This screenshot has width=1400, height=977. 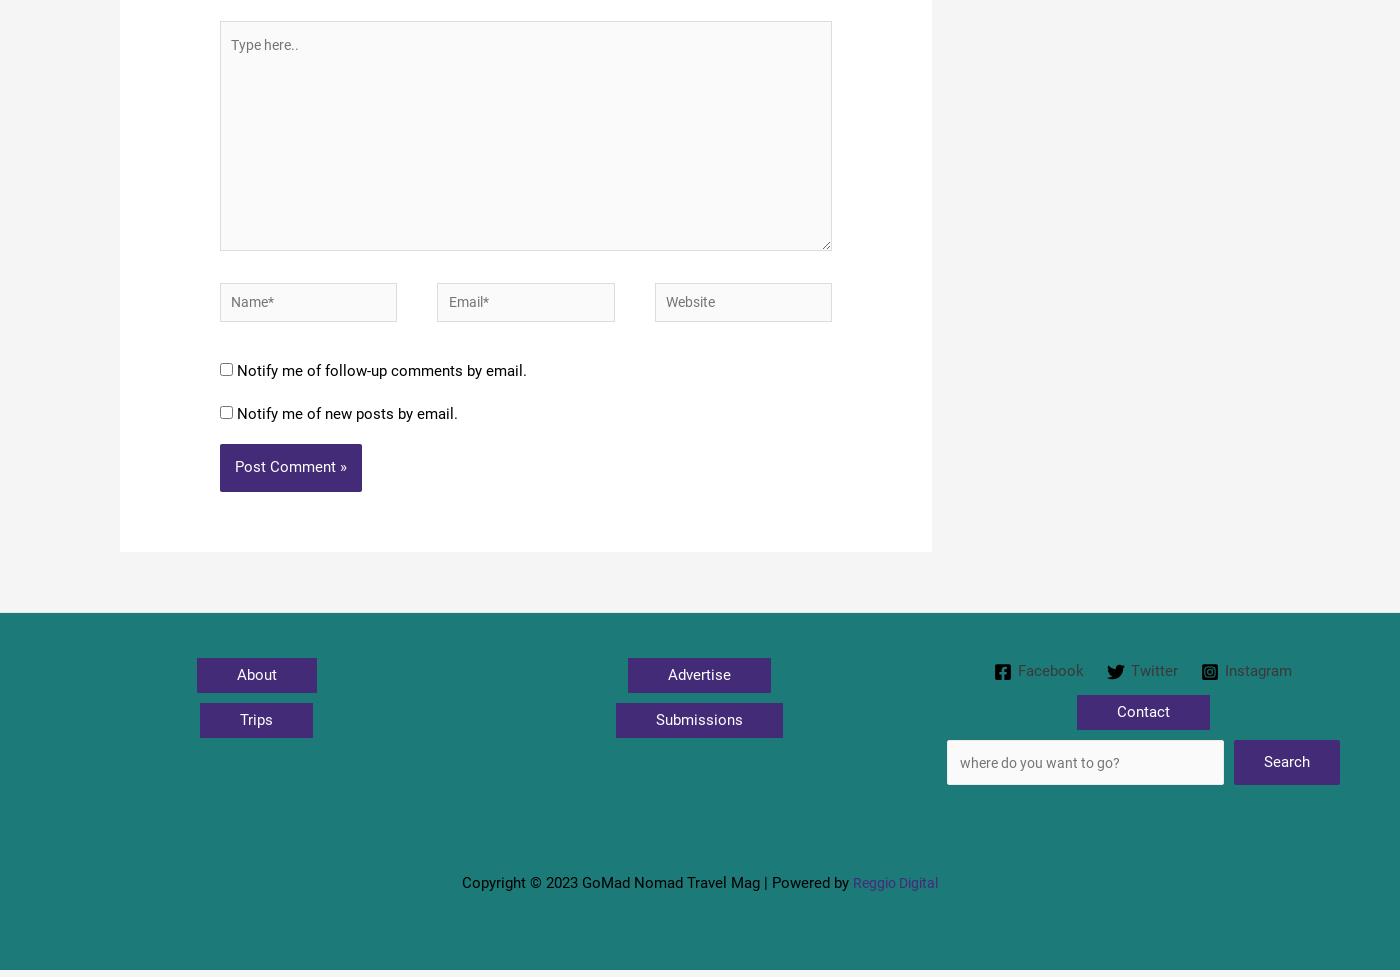 I want to click on 'Submissions', so click(x=699, y=738).